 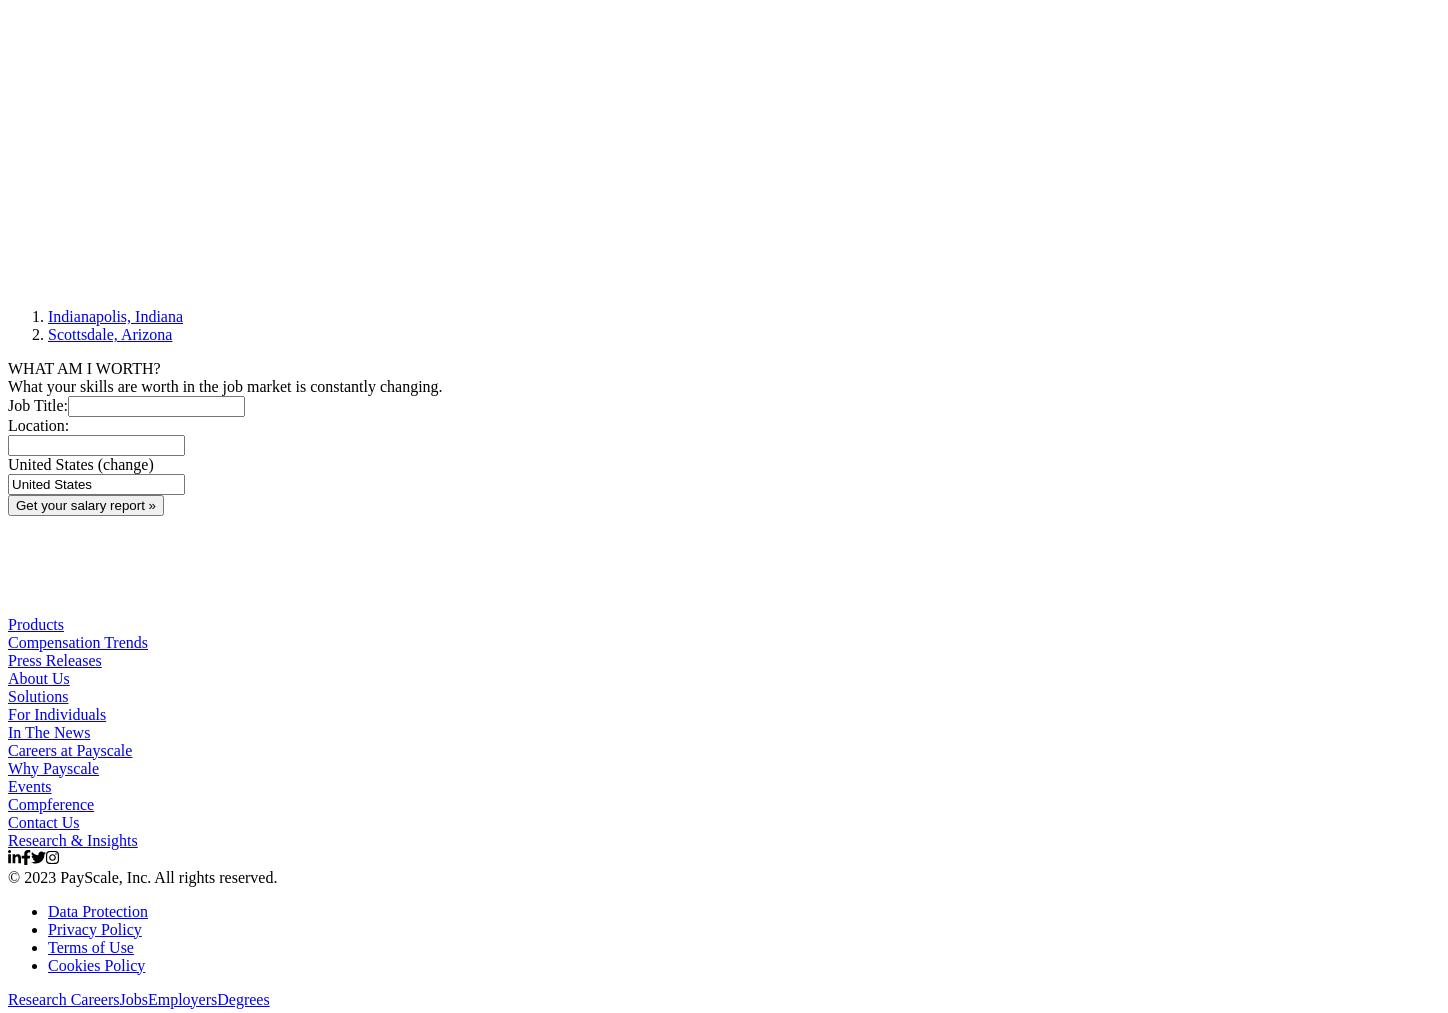 I want to click on 'Research & Insights', so click(x=72, y=838).